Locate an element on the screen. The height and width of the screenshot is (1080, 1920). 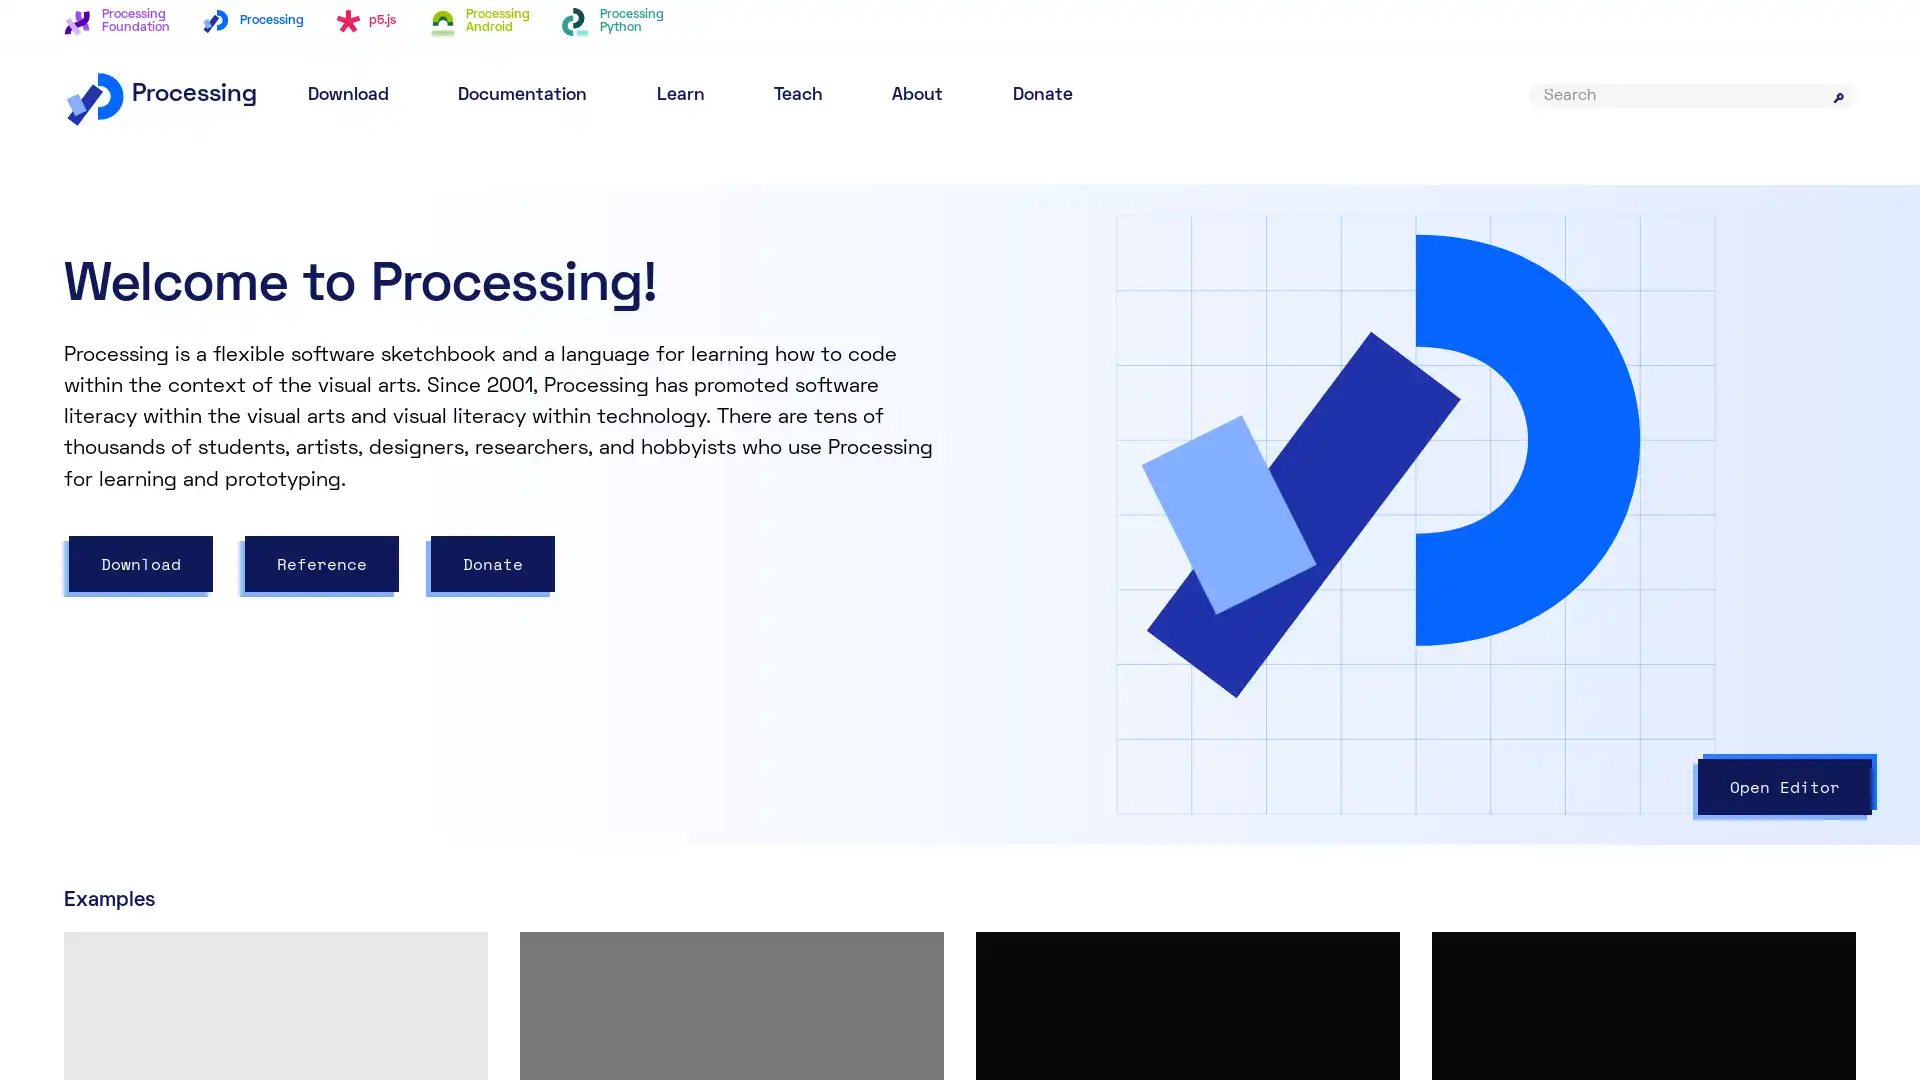
change position is located at coordinates (1126, 593).